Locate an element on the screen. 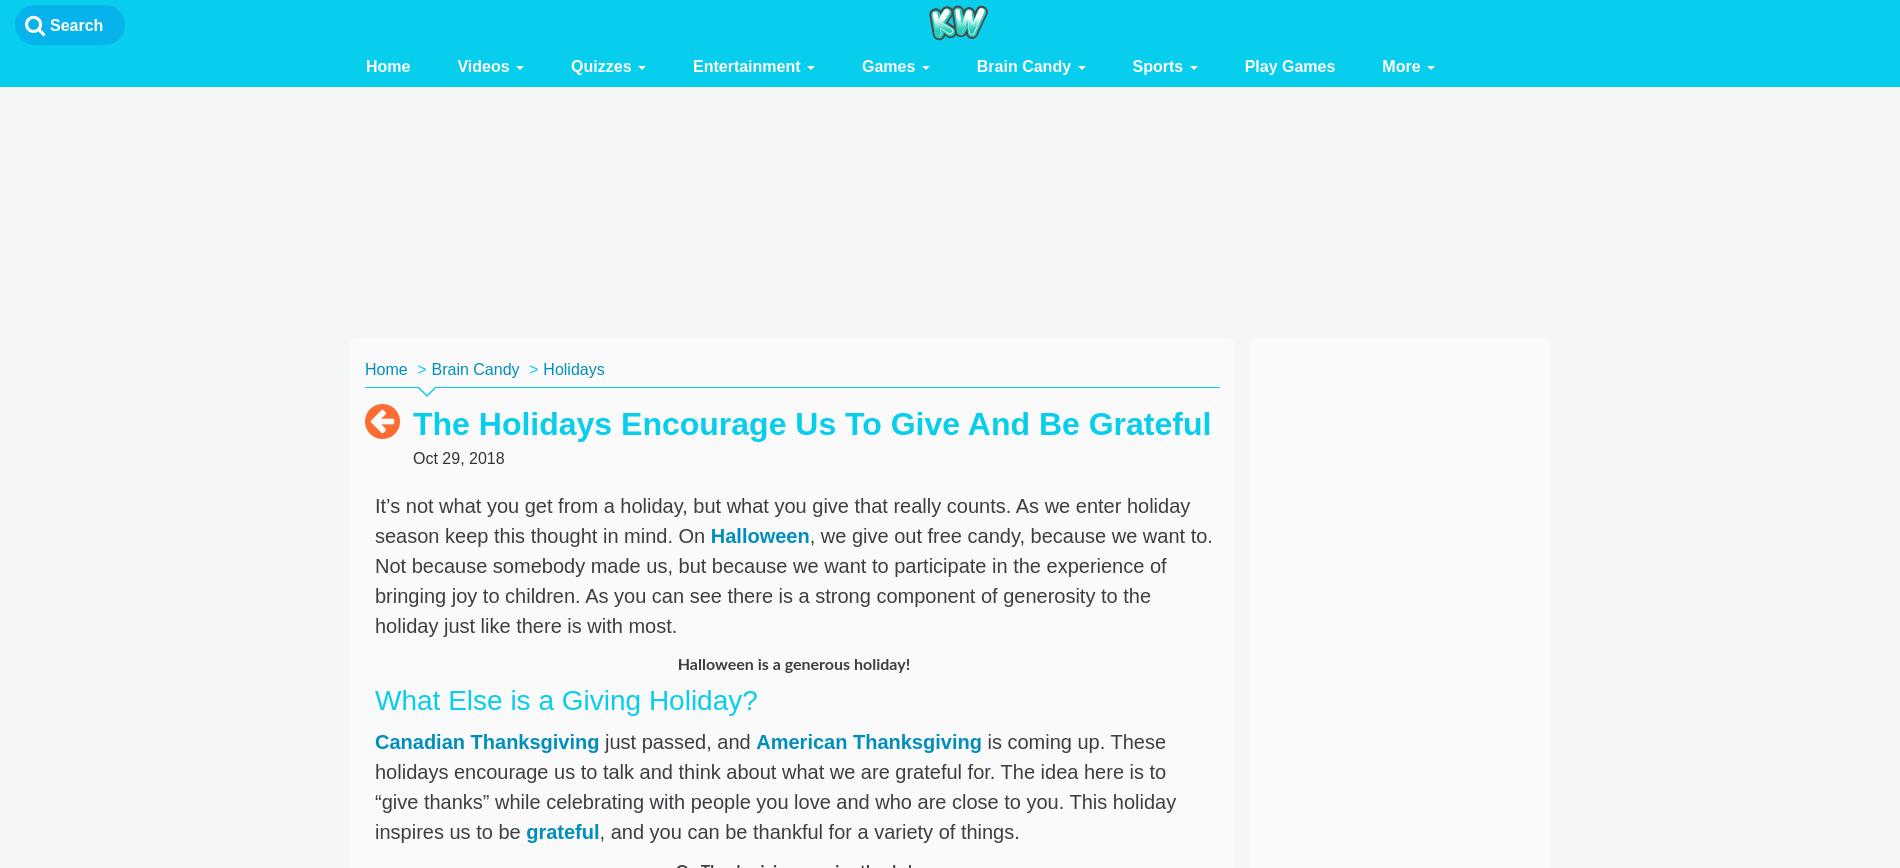 Image resolution: width=1900 pixels, height=868 pixels. 'Halloween' is located at coordinates (758, 535).